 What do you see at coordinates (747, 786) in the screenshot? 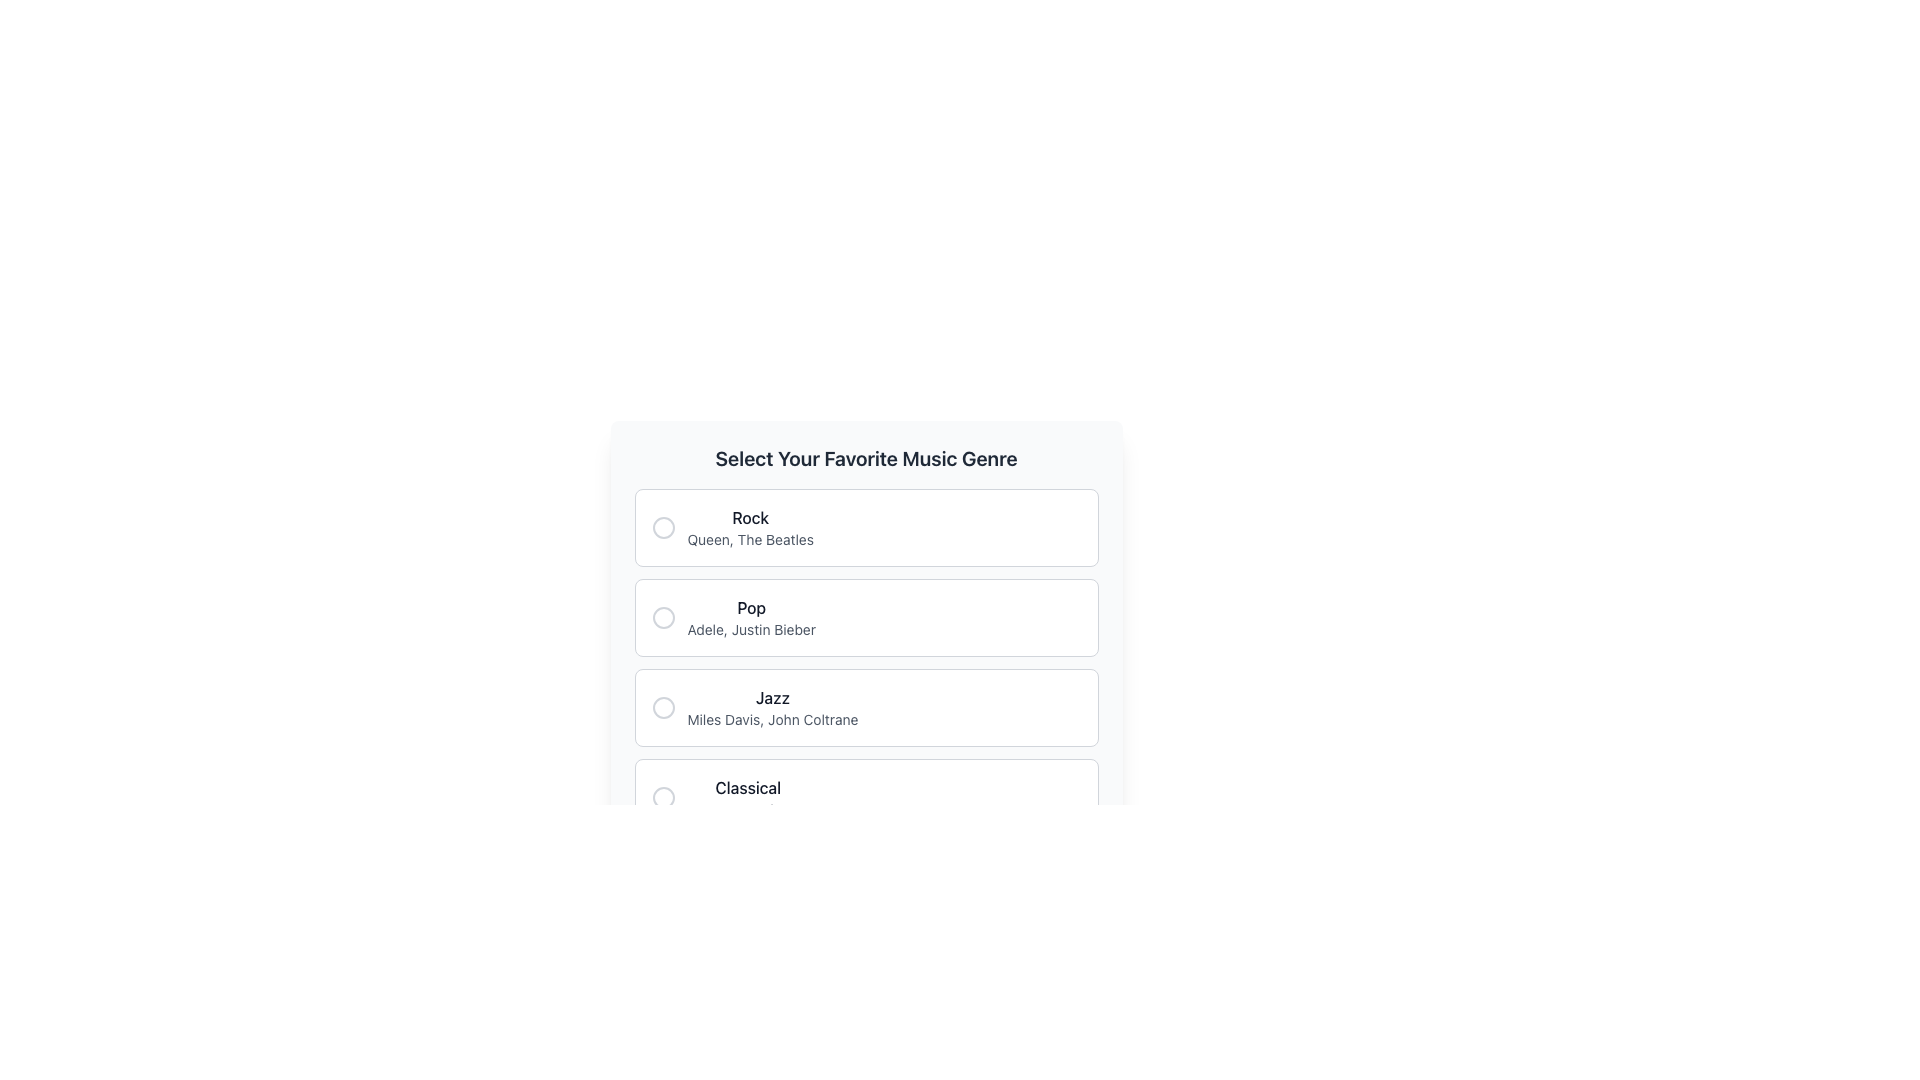
I see `the text label displaying 'Classical' in bold, located at the top of the fourth option in the music genres list` at bounding box center [747, 786].